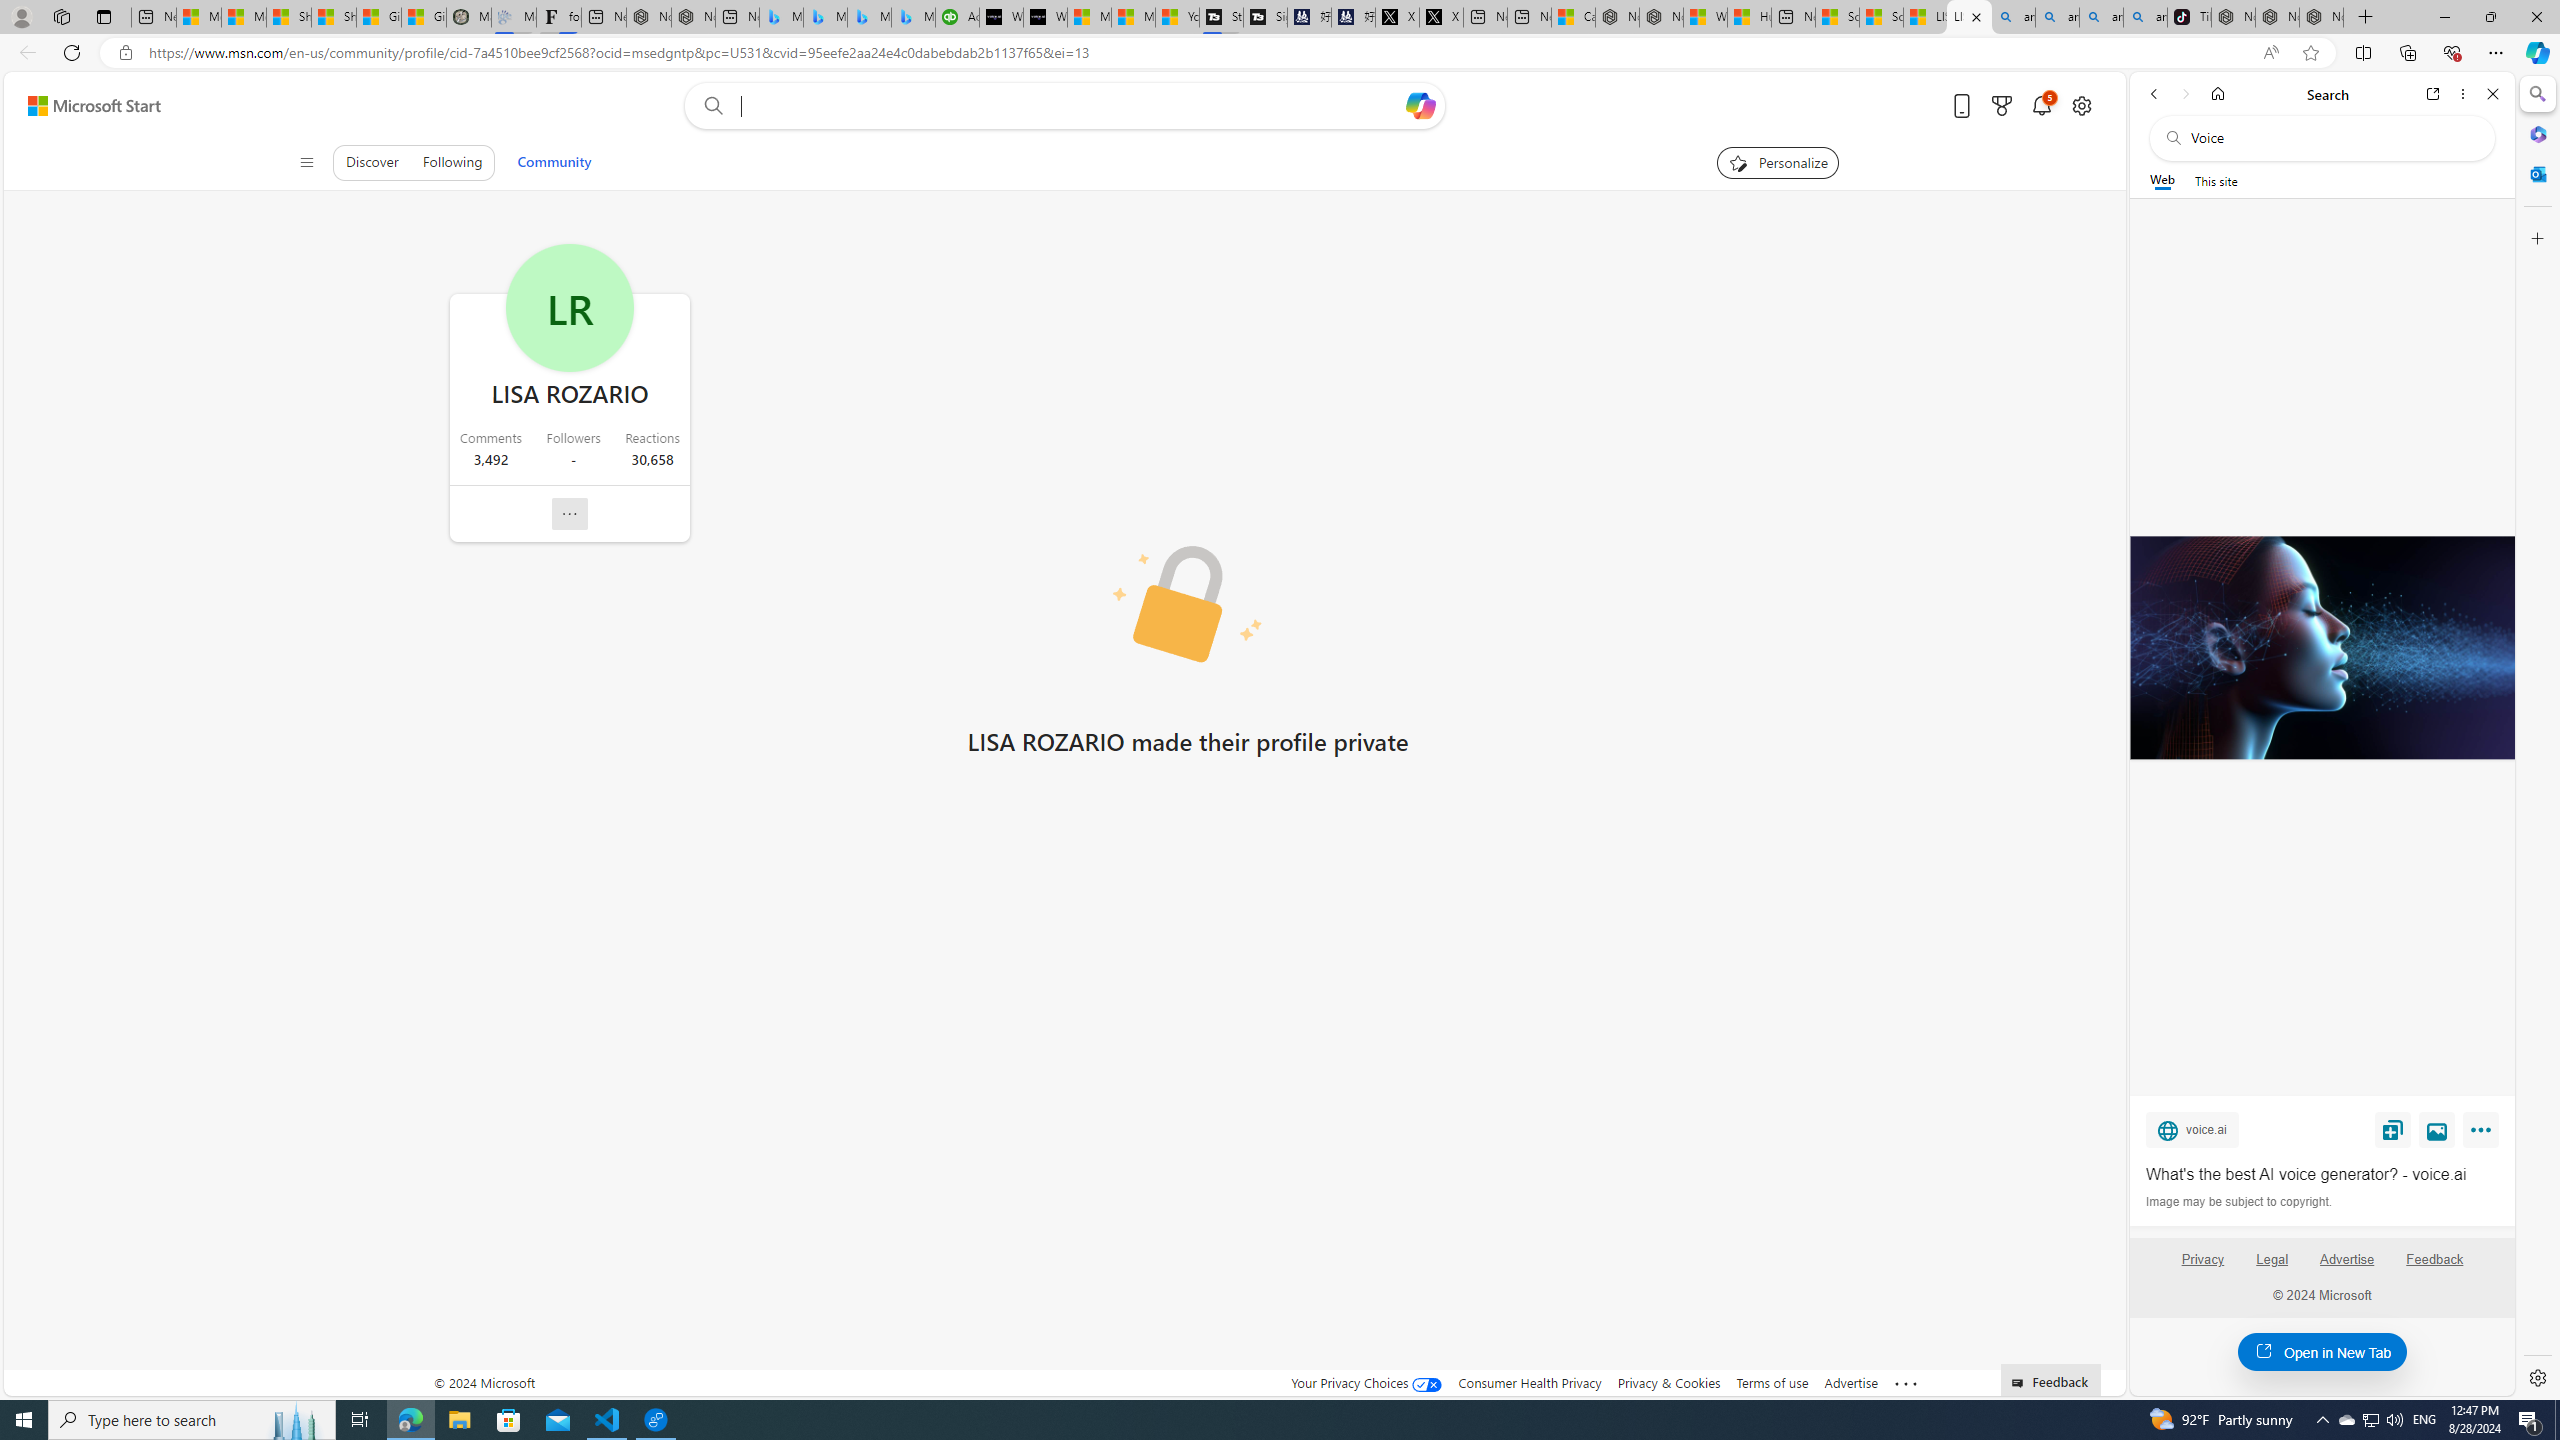 This screenshot has width=2560, height=1440. What do you see at coordinates (1668, 1382) in the screenshot?
I see `'Privacy & Cookies'` at bounding box center [1668, 1382].